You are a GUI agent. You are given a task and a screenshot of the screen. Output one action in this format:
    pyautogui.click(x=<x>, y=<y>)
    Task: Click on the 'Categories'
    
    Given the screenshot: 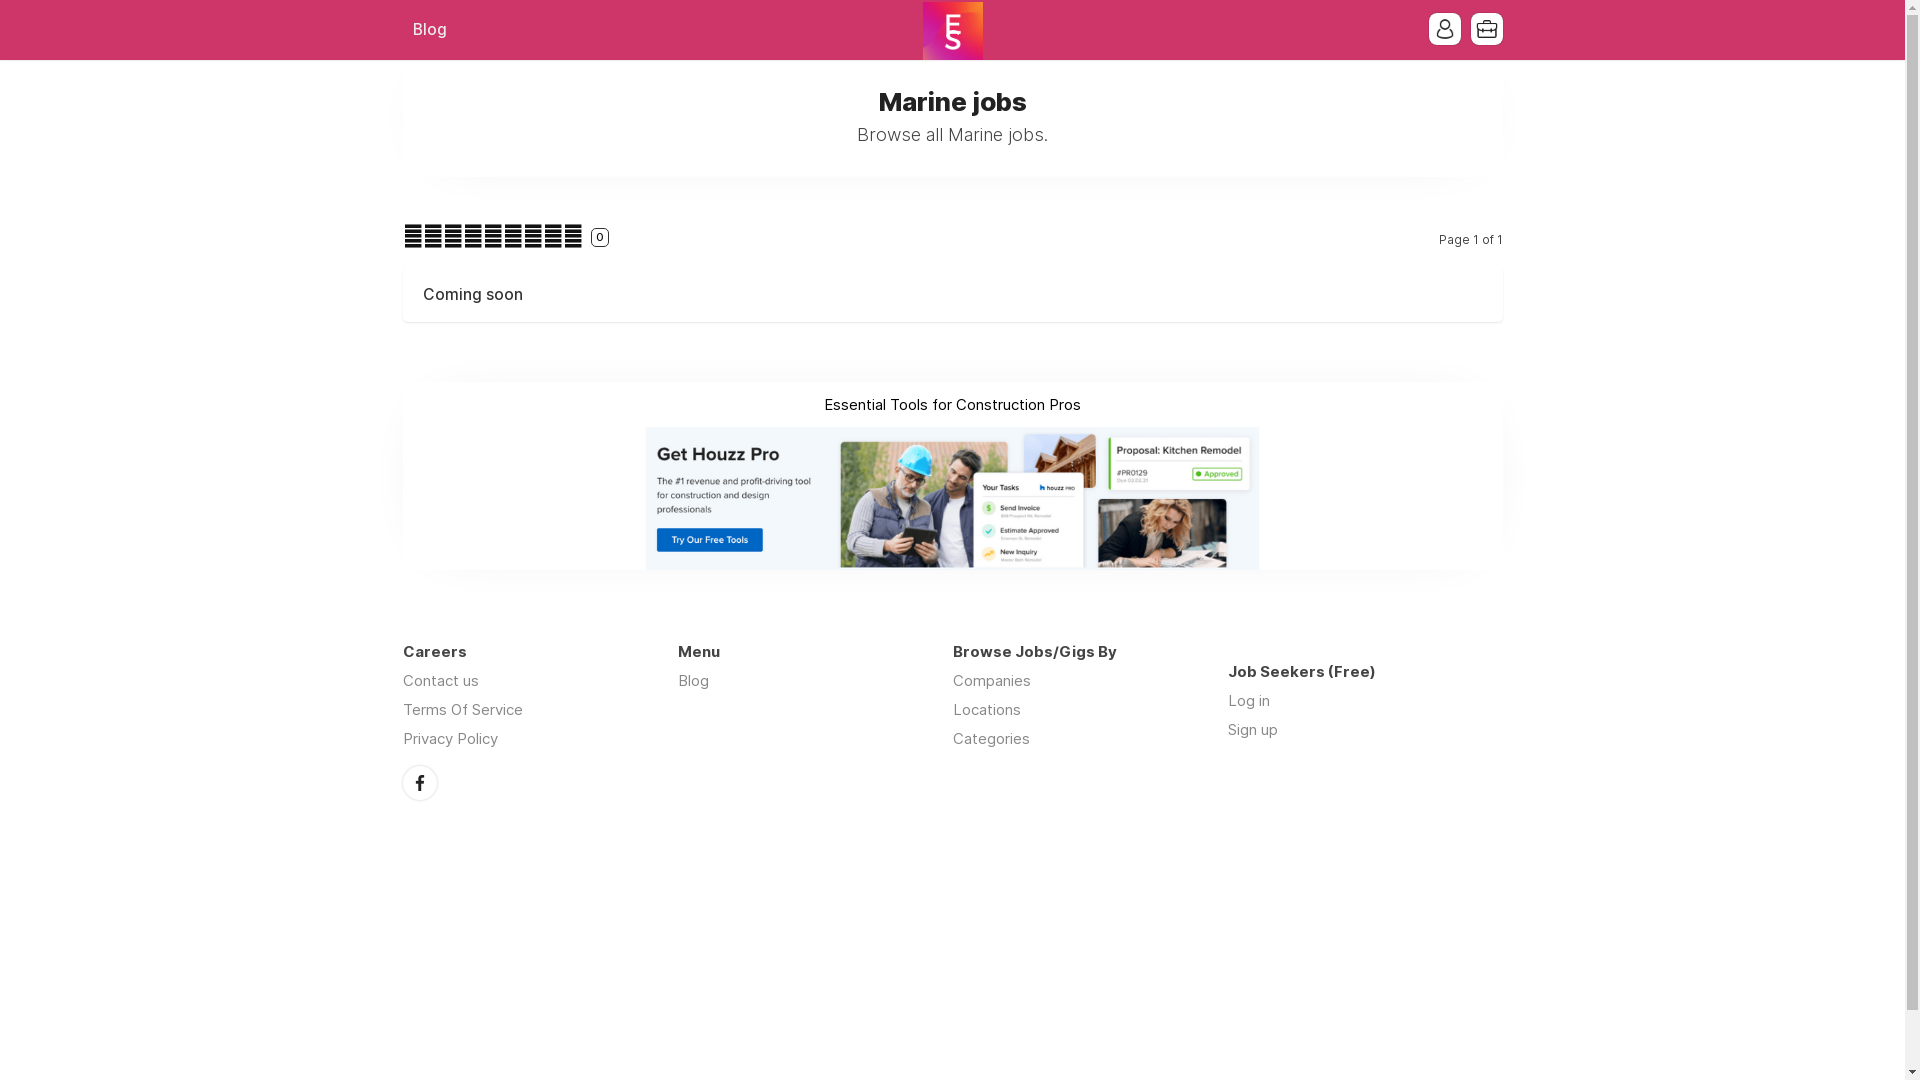 What is the action you would take?
    pyautogui.click(x=990, y=738)
    